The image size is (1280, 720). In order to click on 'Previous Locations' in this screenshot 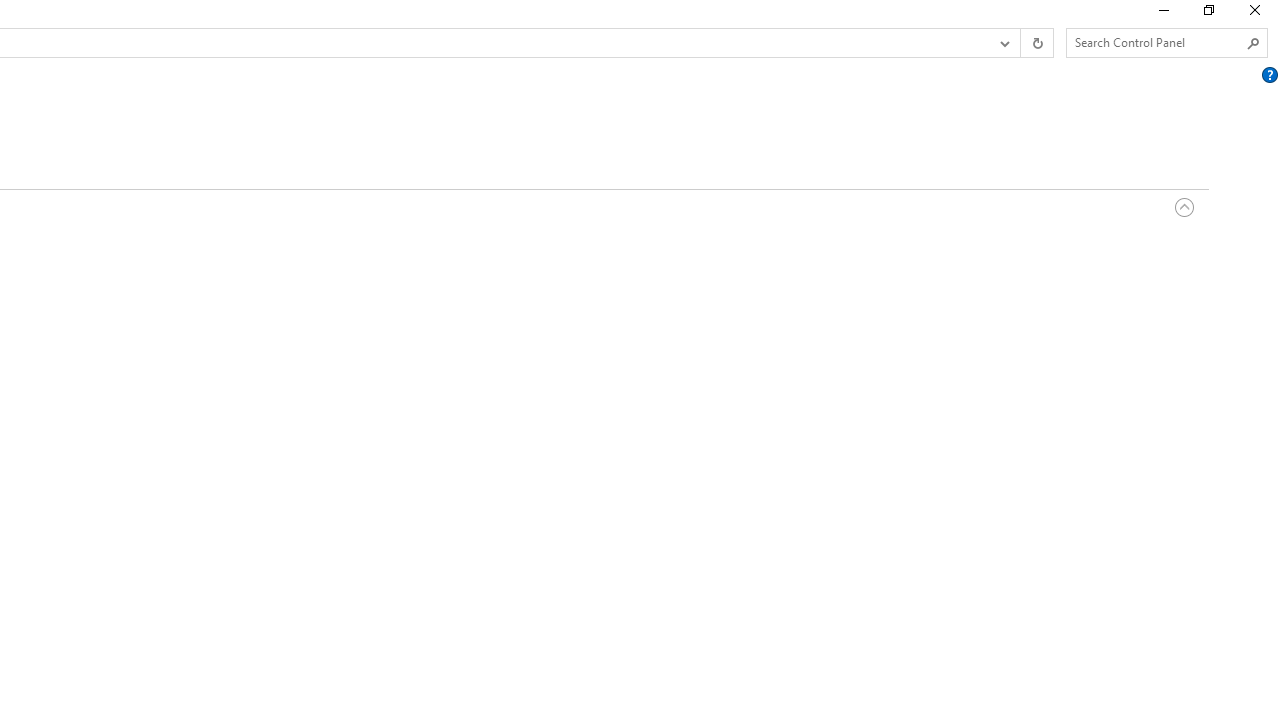, I will do `click(1003, 43)`.